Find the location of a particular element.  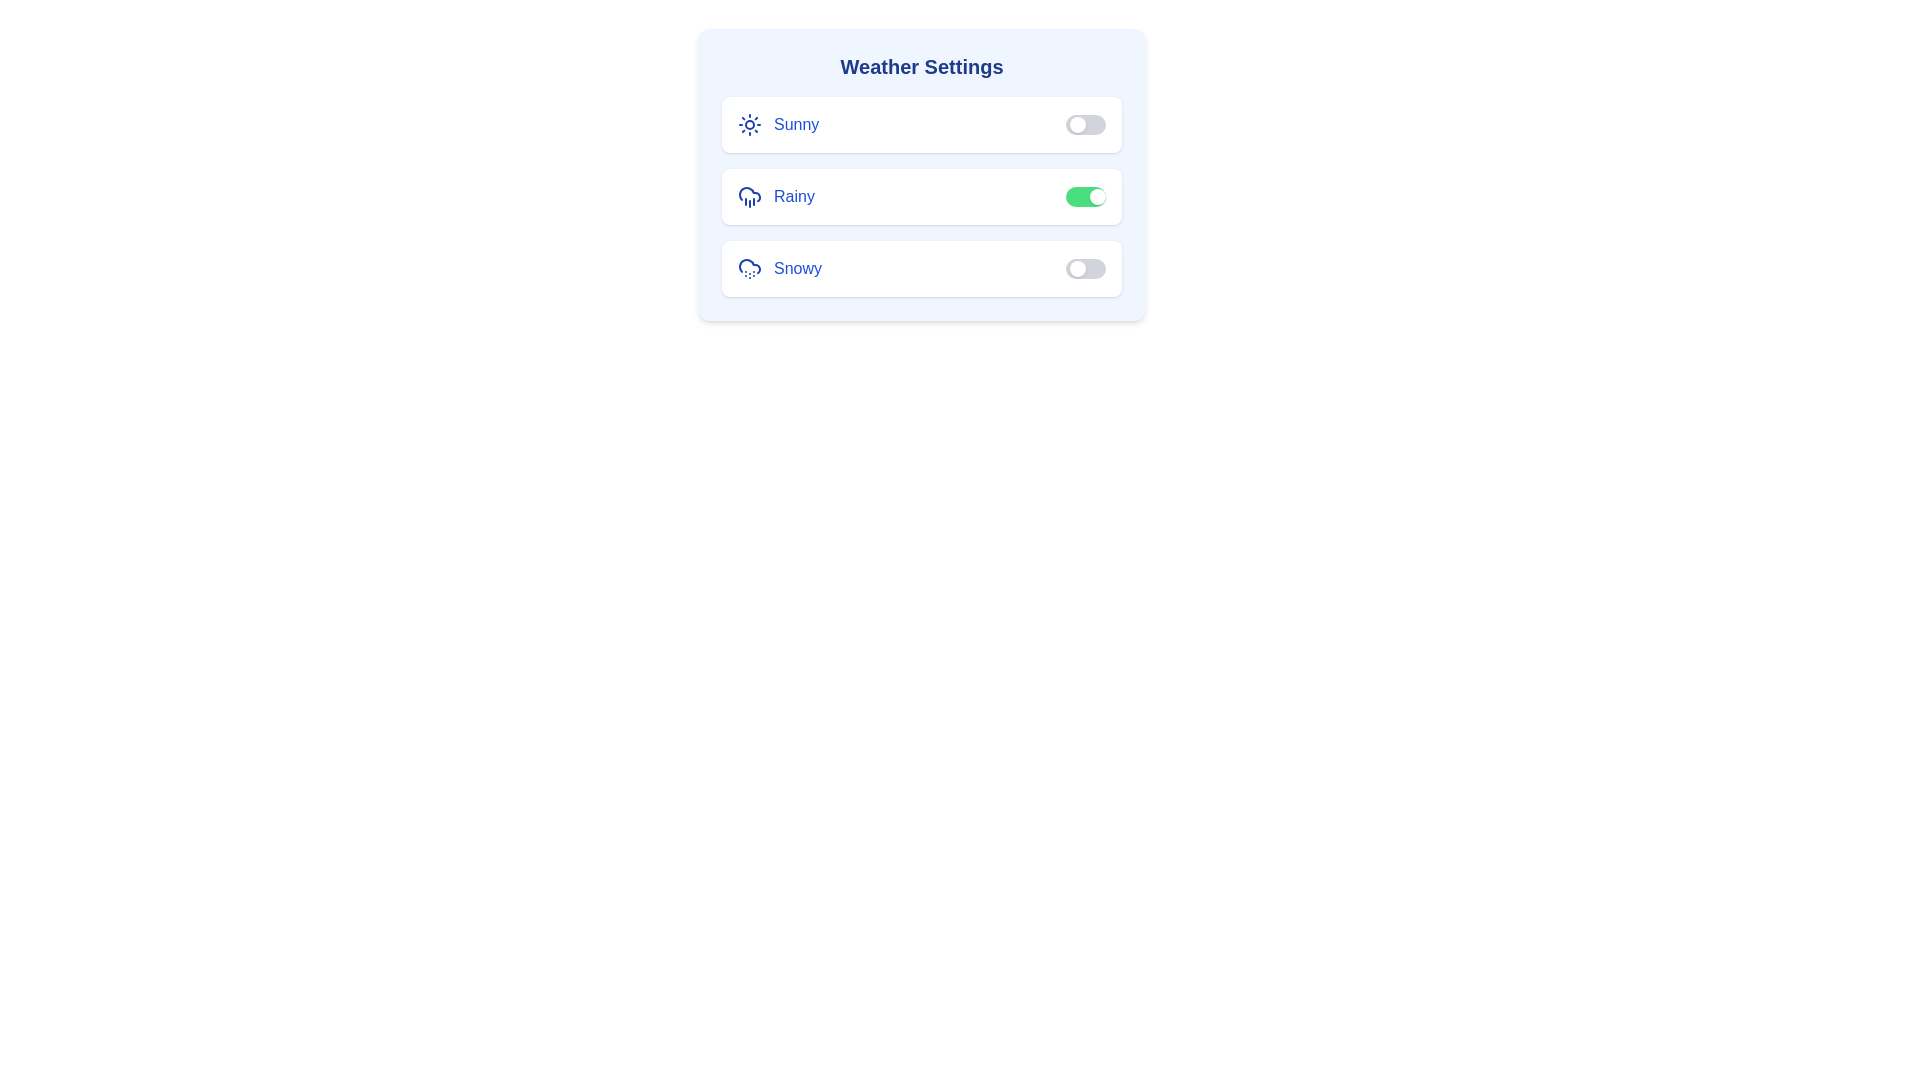

the 'Sunny' text label element, which is styled with a medium-weight font and blue color, located in the 'Weather Settings' section between a sun icon and a toggle switch is located at coordinates (795, 124).